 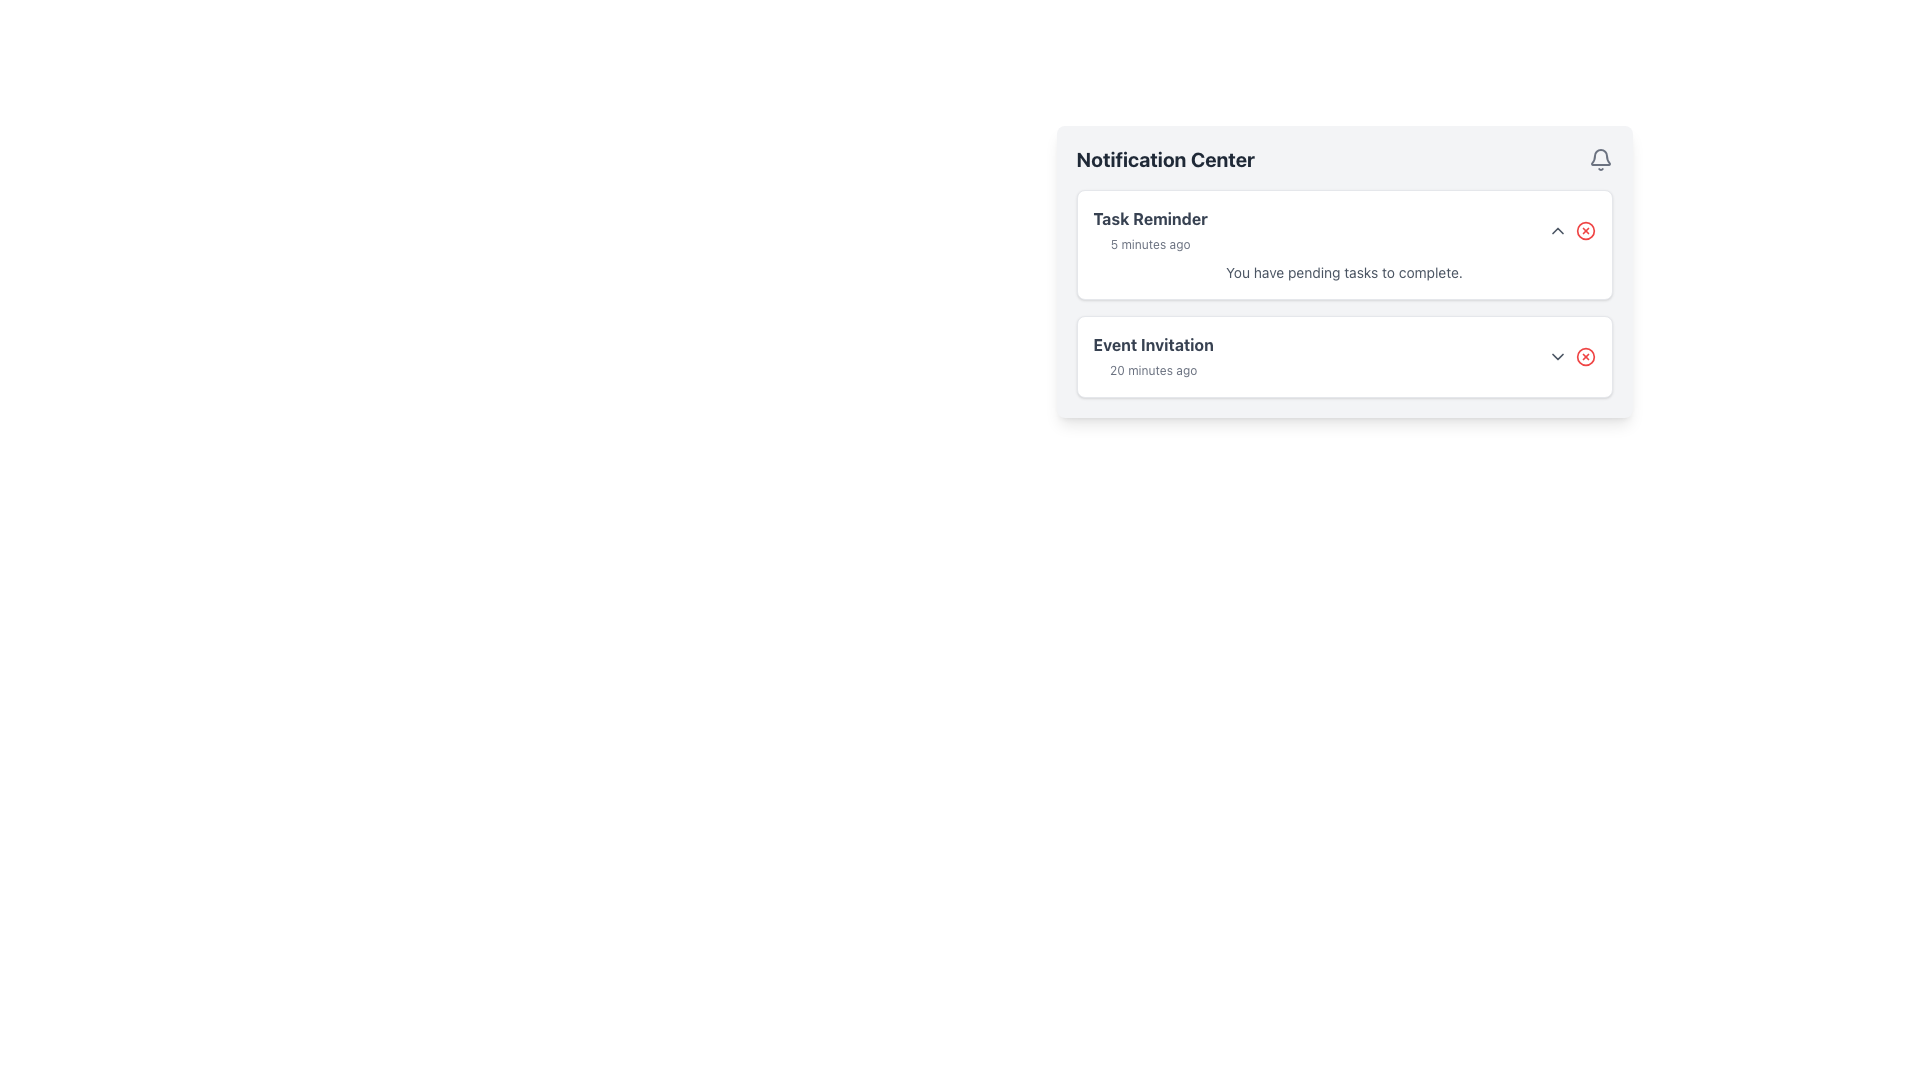 I want to click on the downward-pointing arrow on the left side of the composite element located at the top-right corner of the 'Event Invitation' notification entry, so click(x=1570, y=356).